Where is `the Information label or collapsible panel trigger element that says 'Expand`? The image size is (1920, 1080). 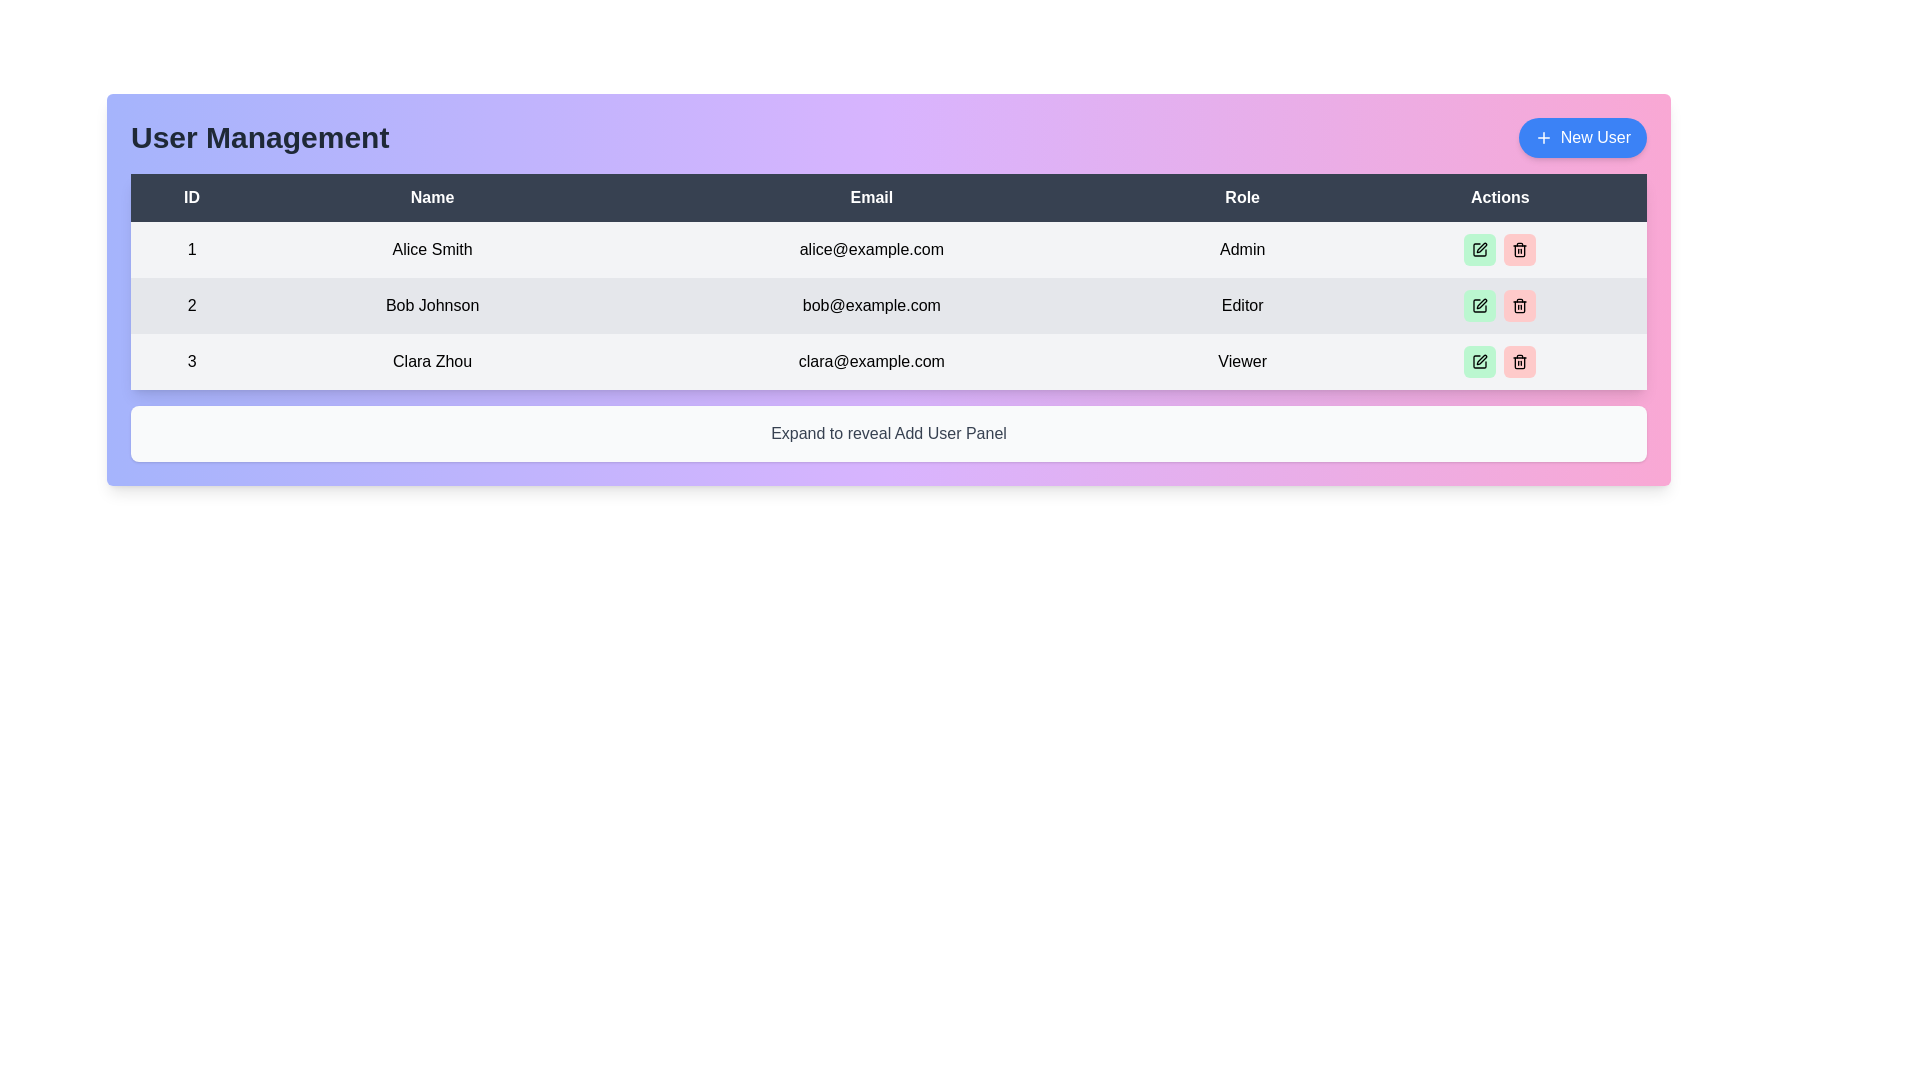
the Information label or collapsible panel trigger element that says 'Expand is located at coordinates (887, 433).